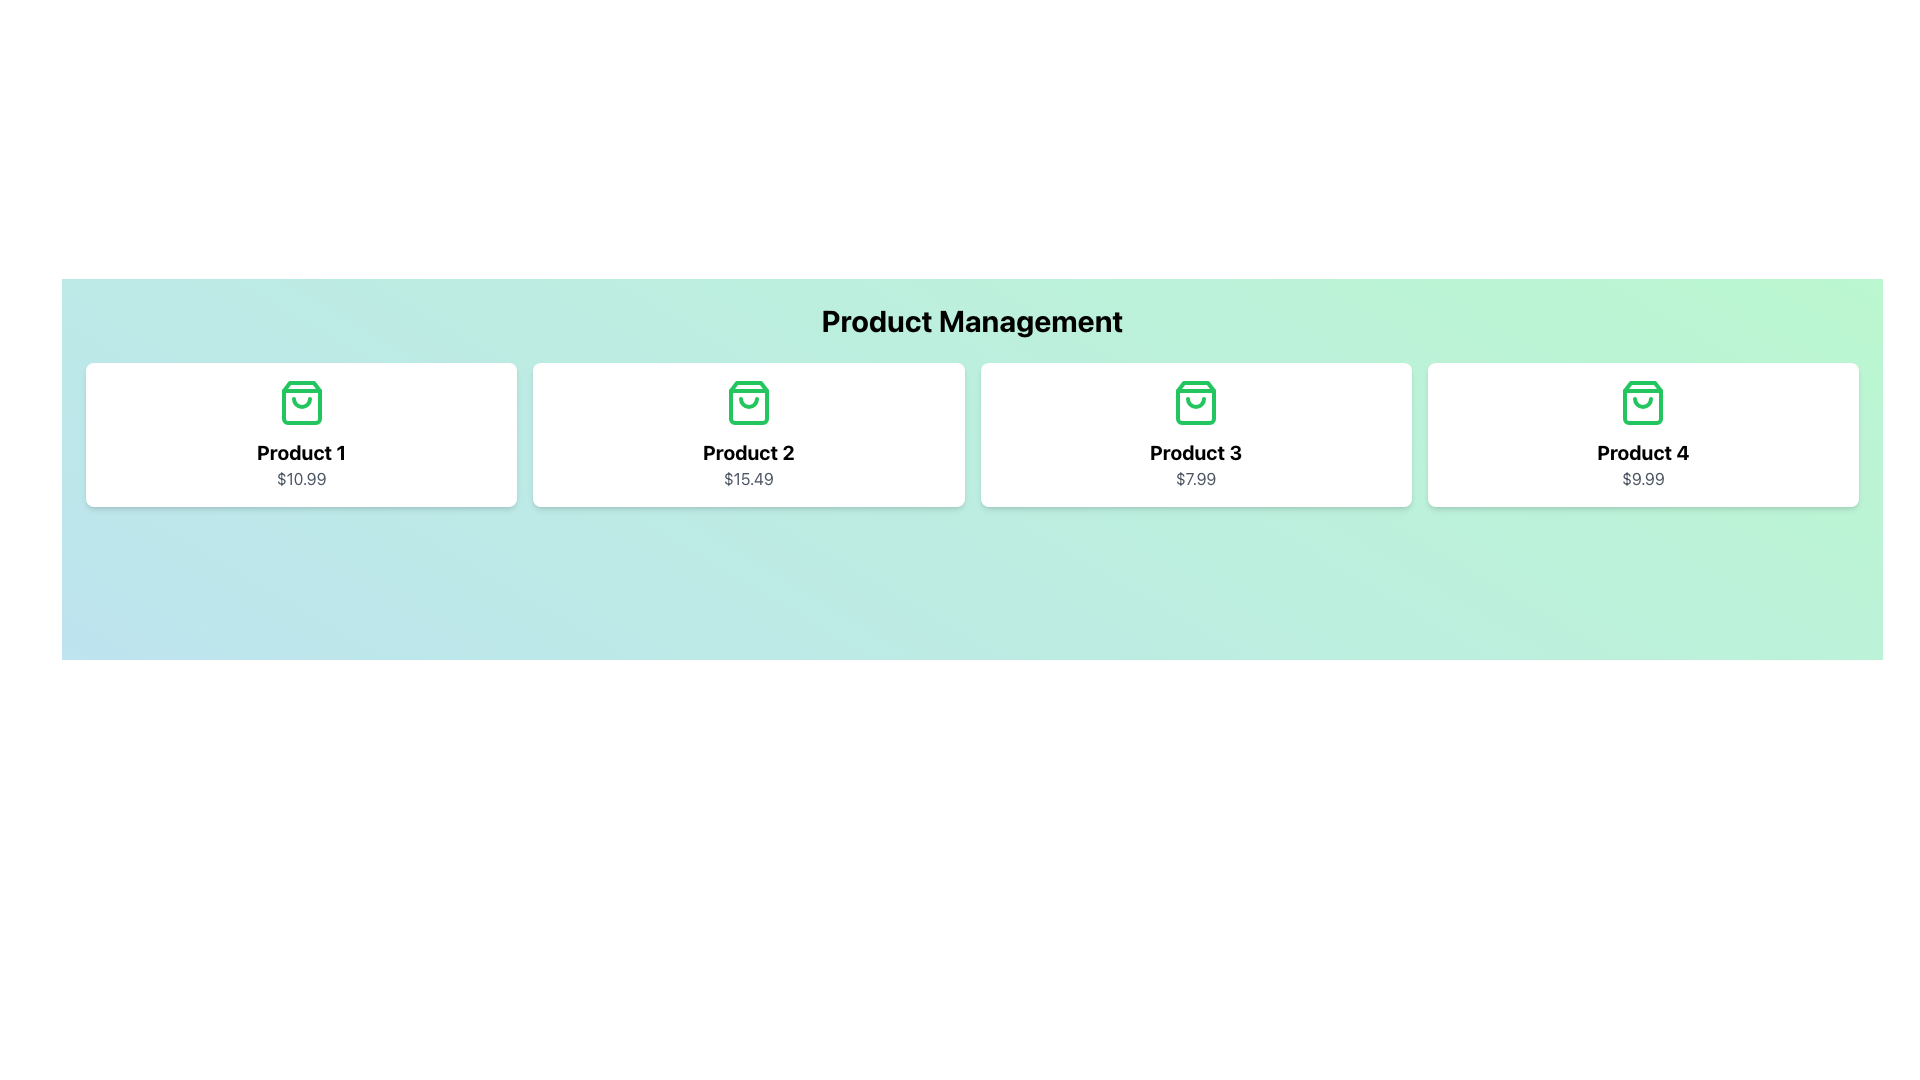  I want to click on the text label that identifies 'Product 1', which is located below the shopping bag icon and above the price '$10.99', so click(300, 452).